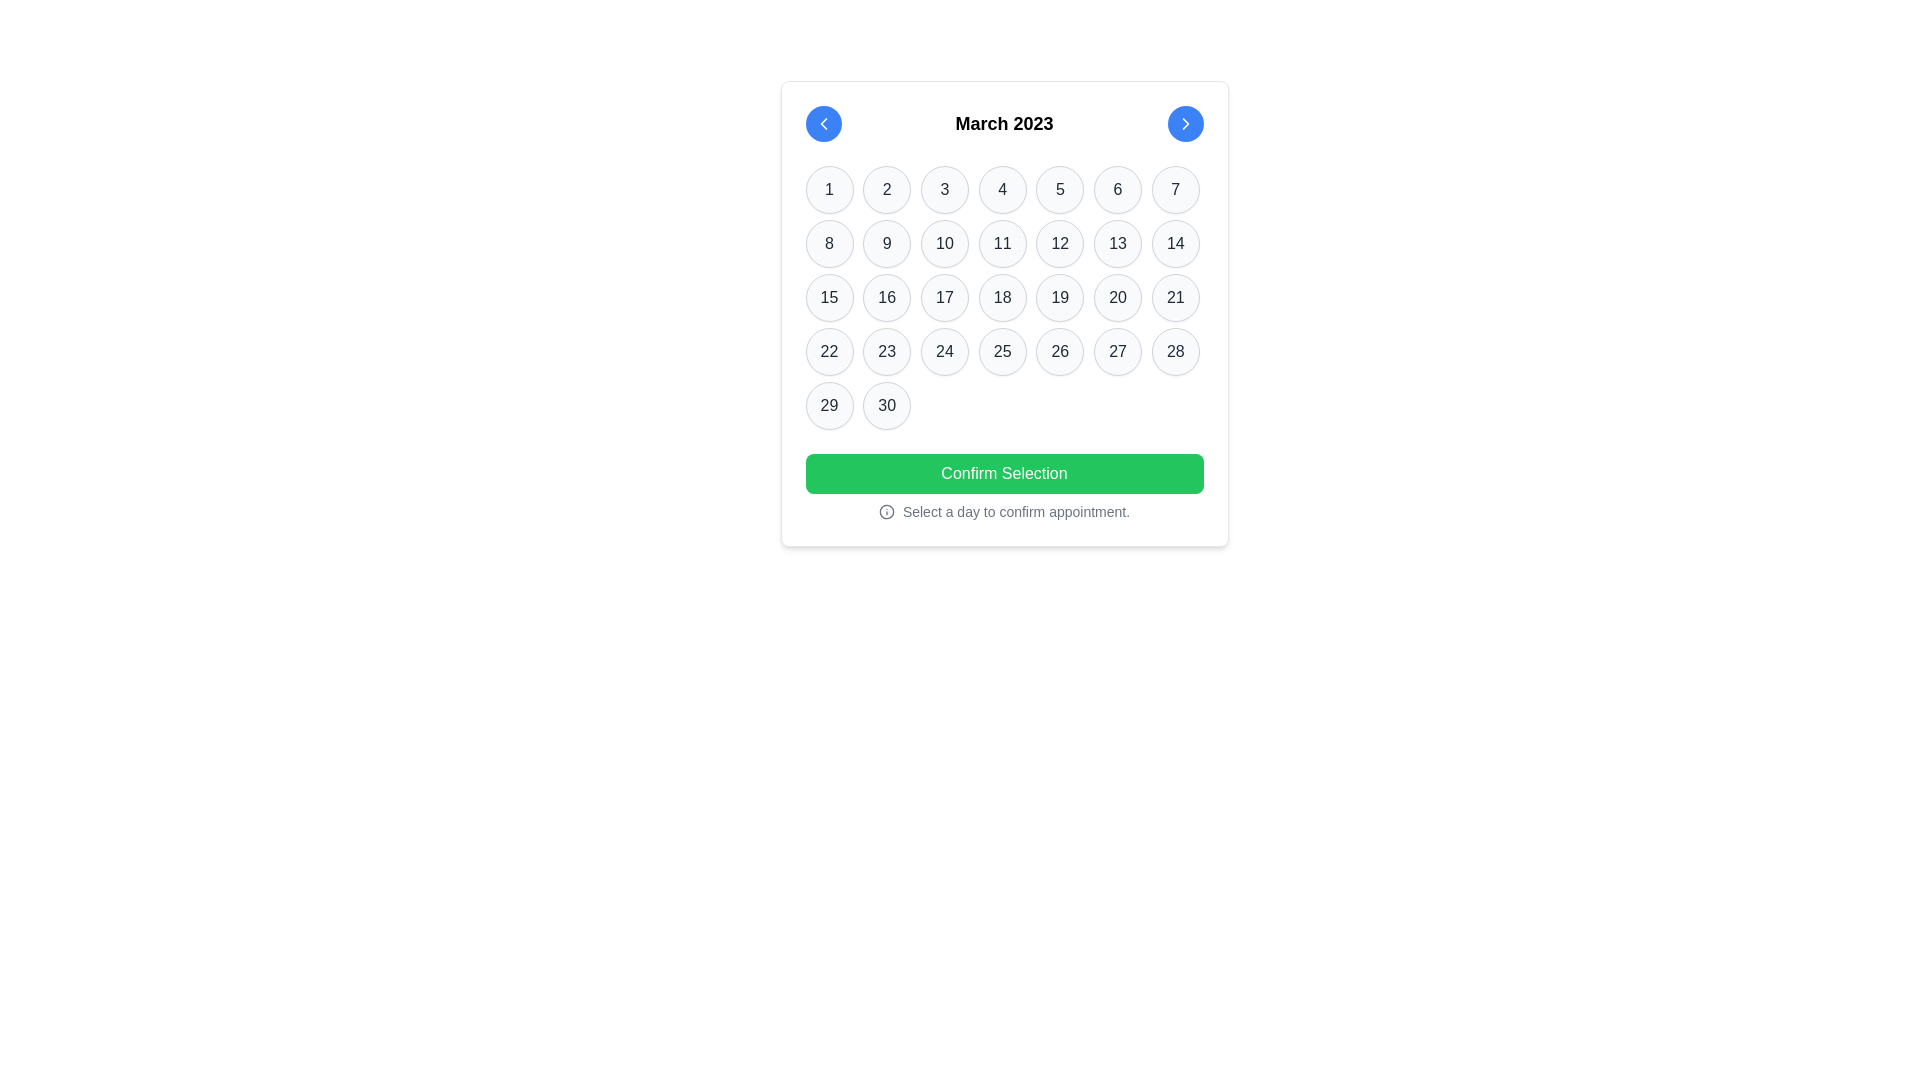 The image size is (1920, 1080). What do you see at coordinates (829, 242) in the screenshot?
I see `the circular button with the number '8' that has a light gray background and darker border` at bounding box center [829, 242].